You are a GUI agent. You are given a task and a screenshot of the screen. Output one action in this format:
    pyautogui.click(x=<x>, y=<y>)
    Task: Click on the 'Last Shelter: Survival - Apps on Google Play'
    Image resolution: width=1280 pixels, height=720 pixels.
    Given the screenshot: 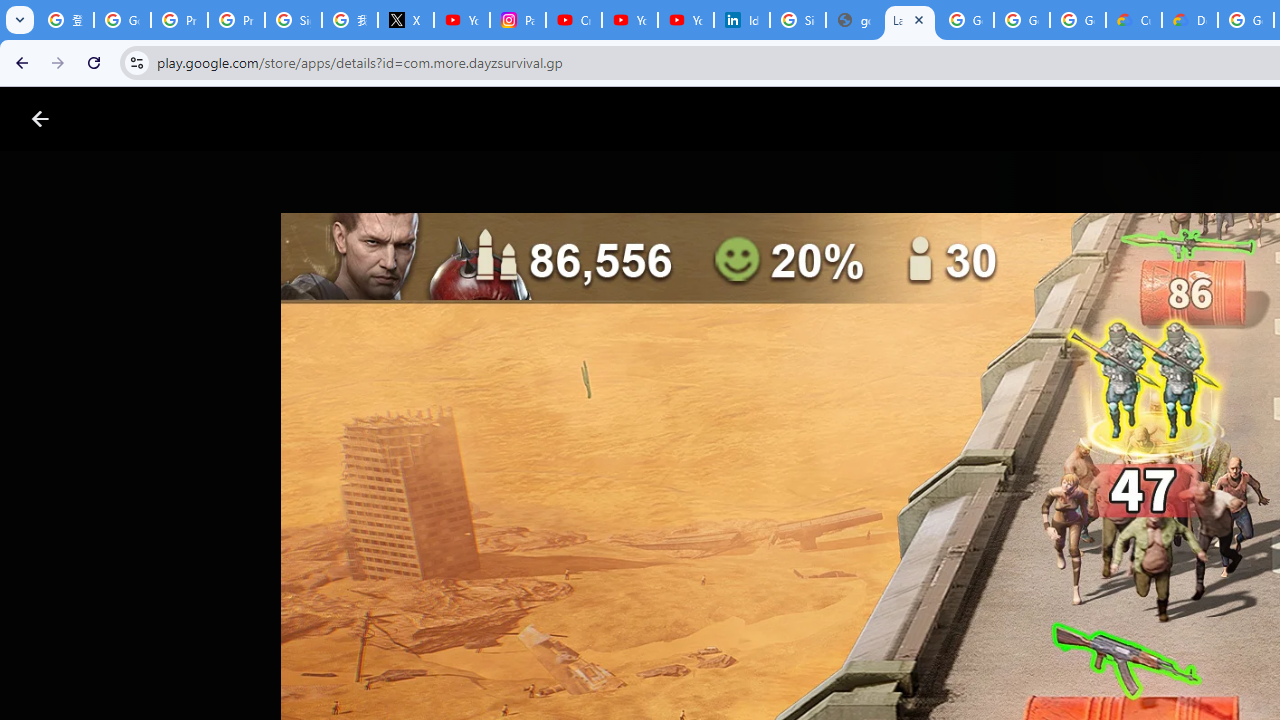 What is the action you would take?
    pyautogui.click(x=909, y=20)
    